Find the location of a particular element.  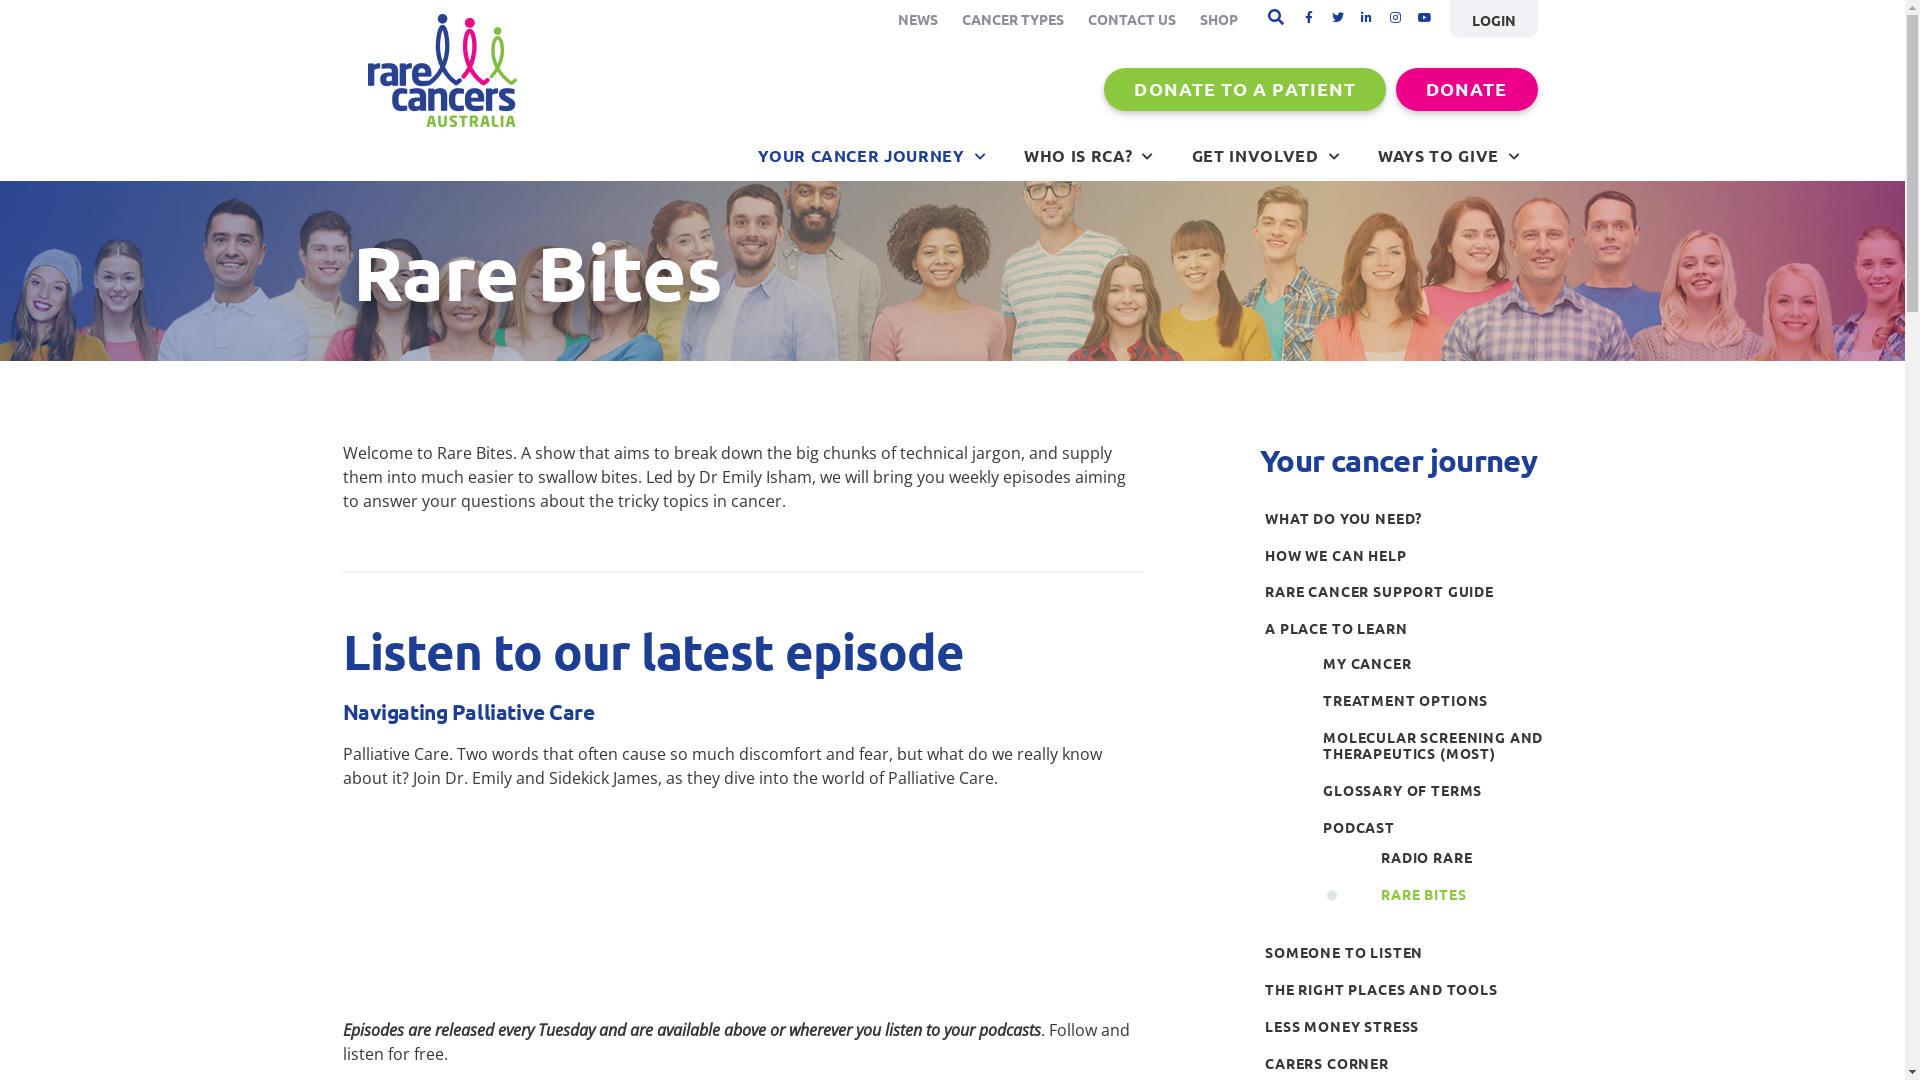

'GET INVOLVED' is located at coordinates (1265, 154).